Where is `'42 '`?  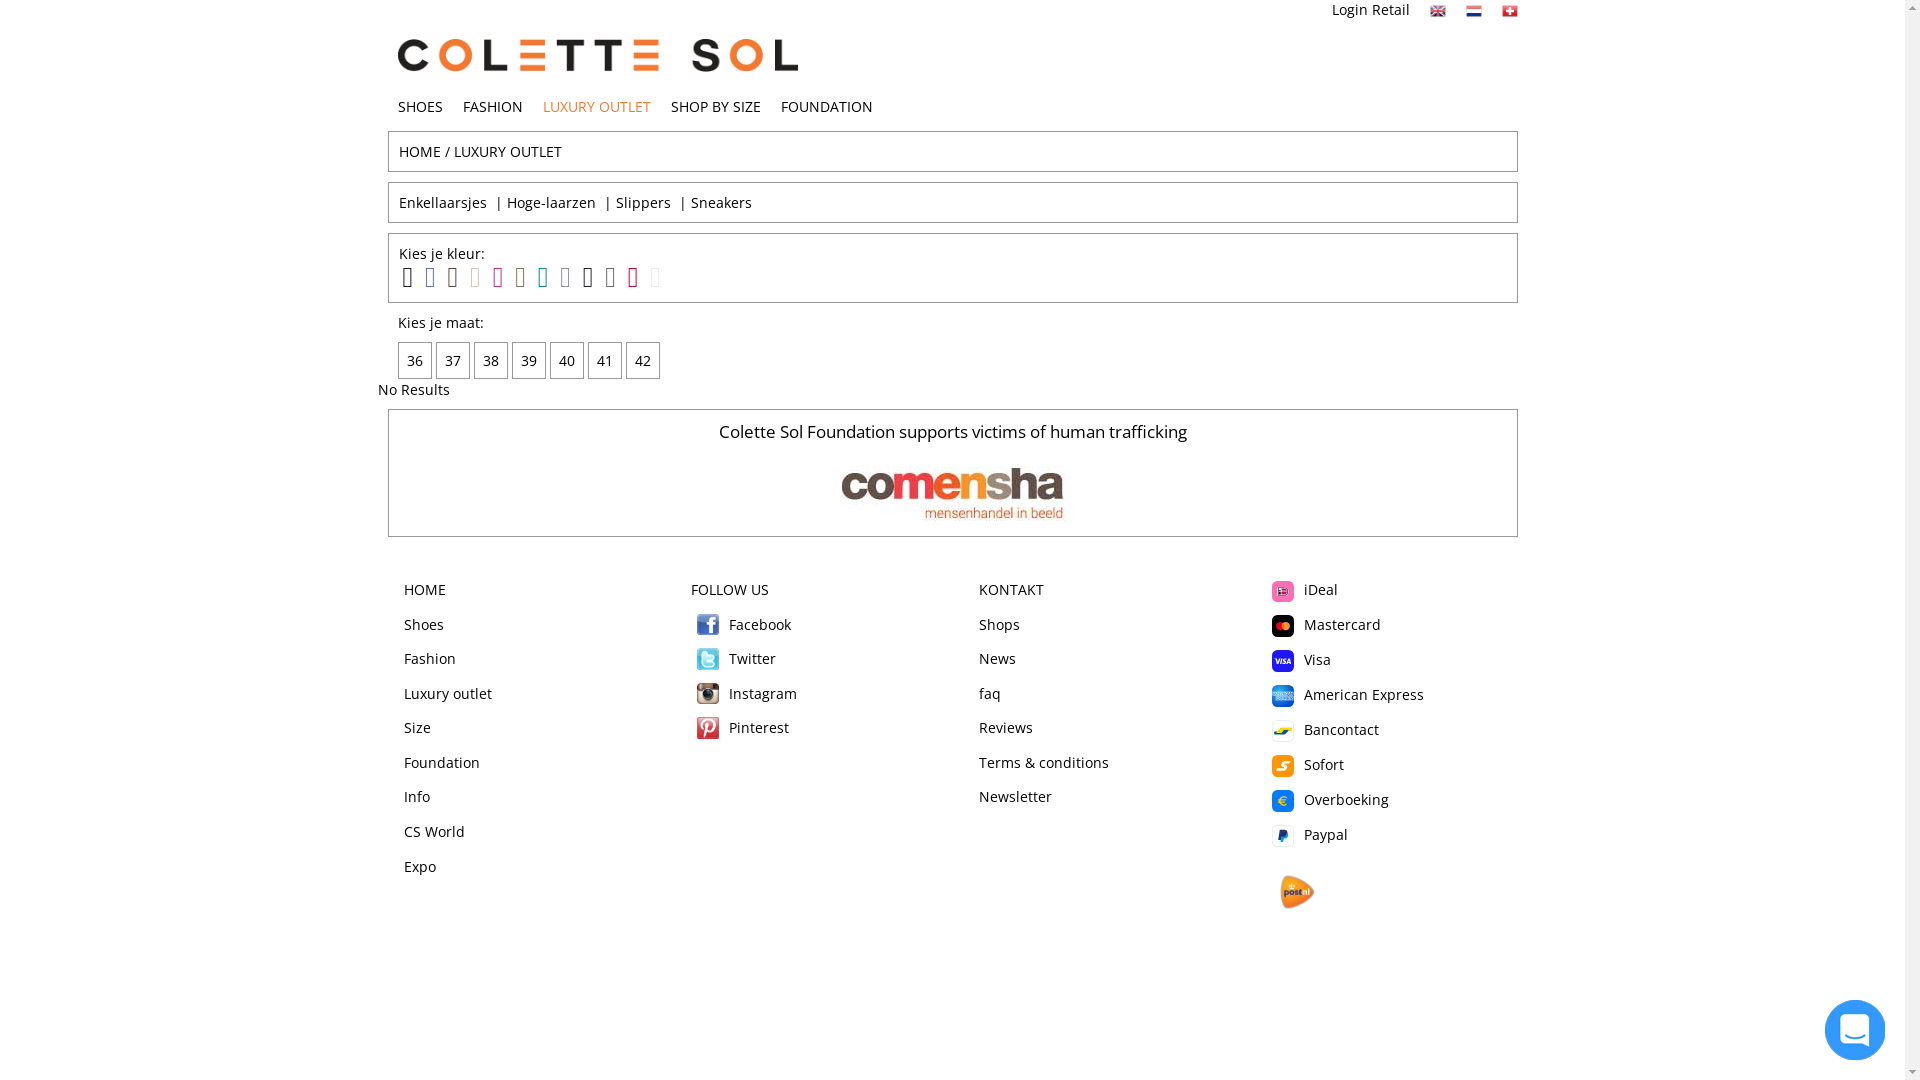
'42 ' is located at coordinates (644, 360).